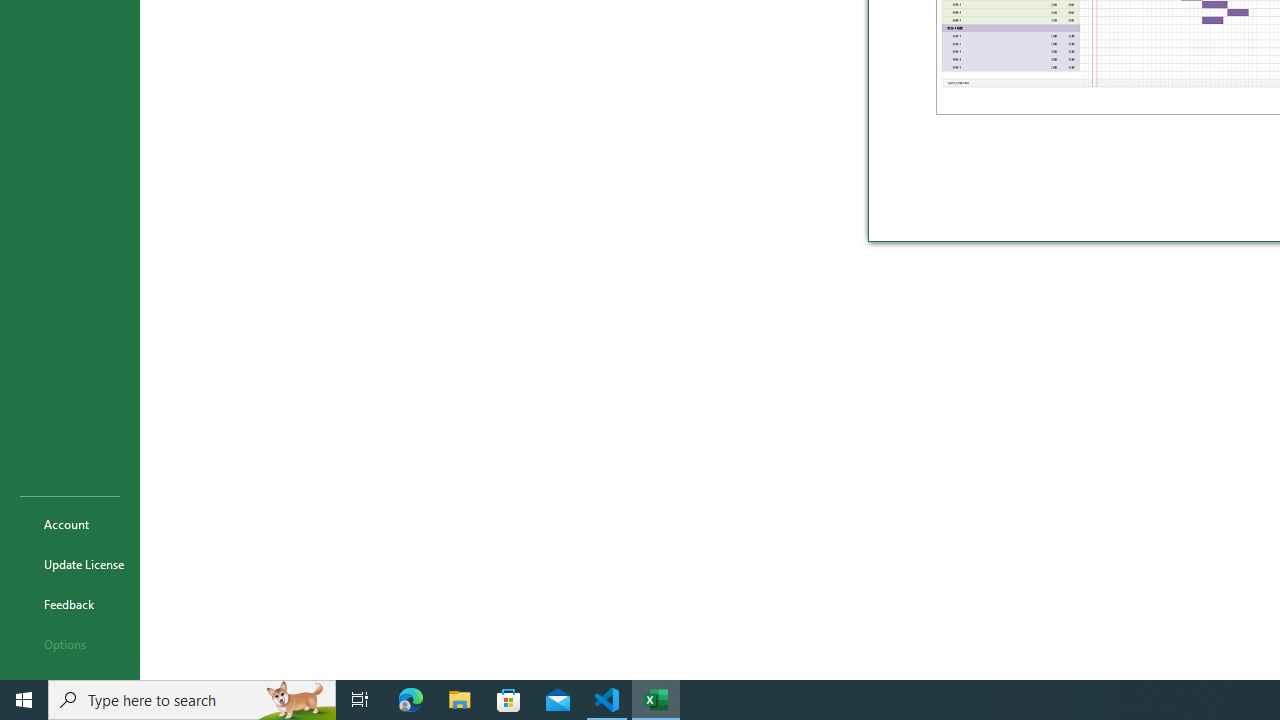  I want to click on 'Microsoft Store', so click(509, 698).